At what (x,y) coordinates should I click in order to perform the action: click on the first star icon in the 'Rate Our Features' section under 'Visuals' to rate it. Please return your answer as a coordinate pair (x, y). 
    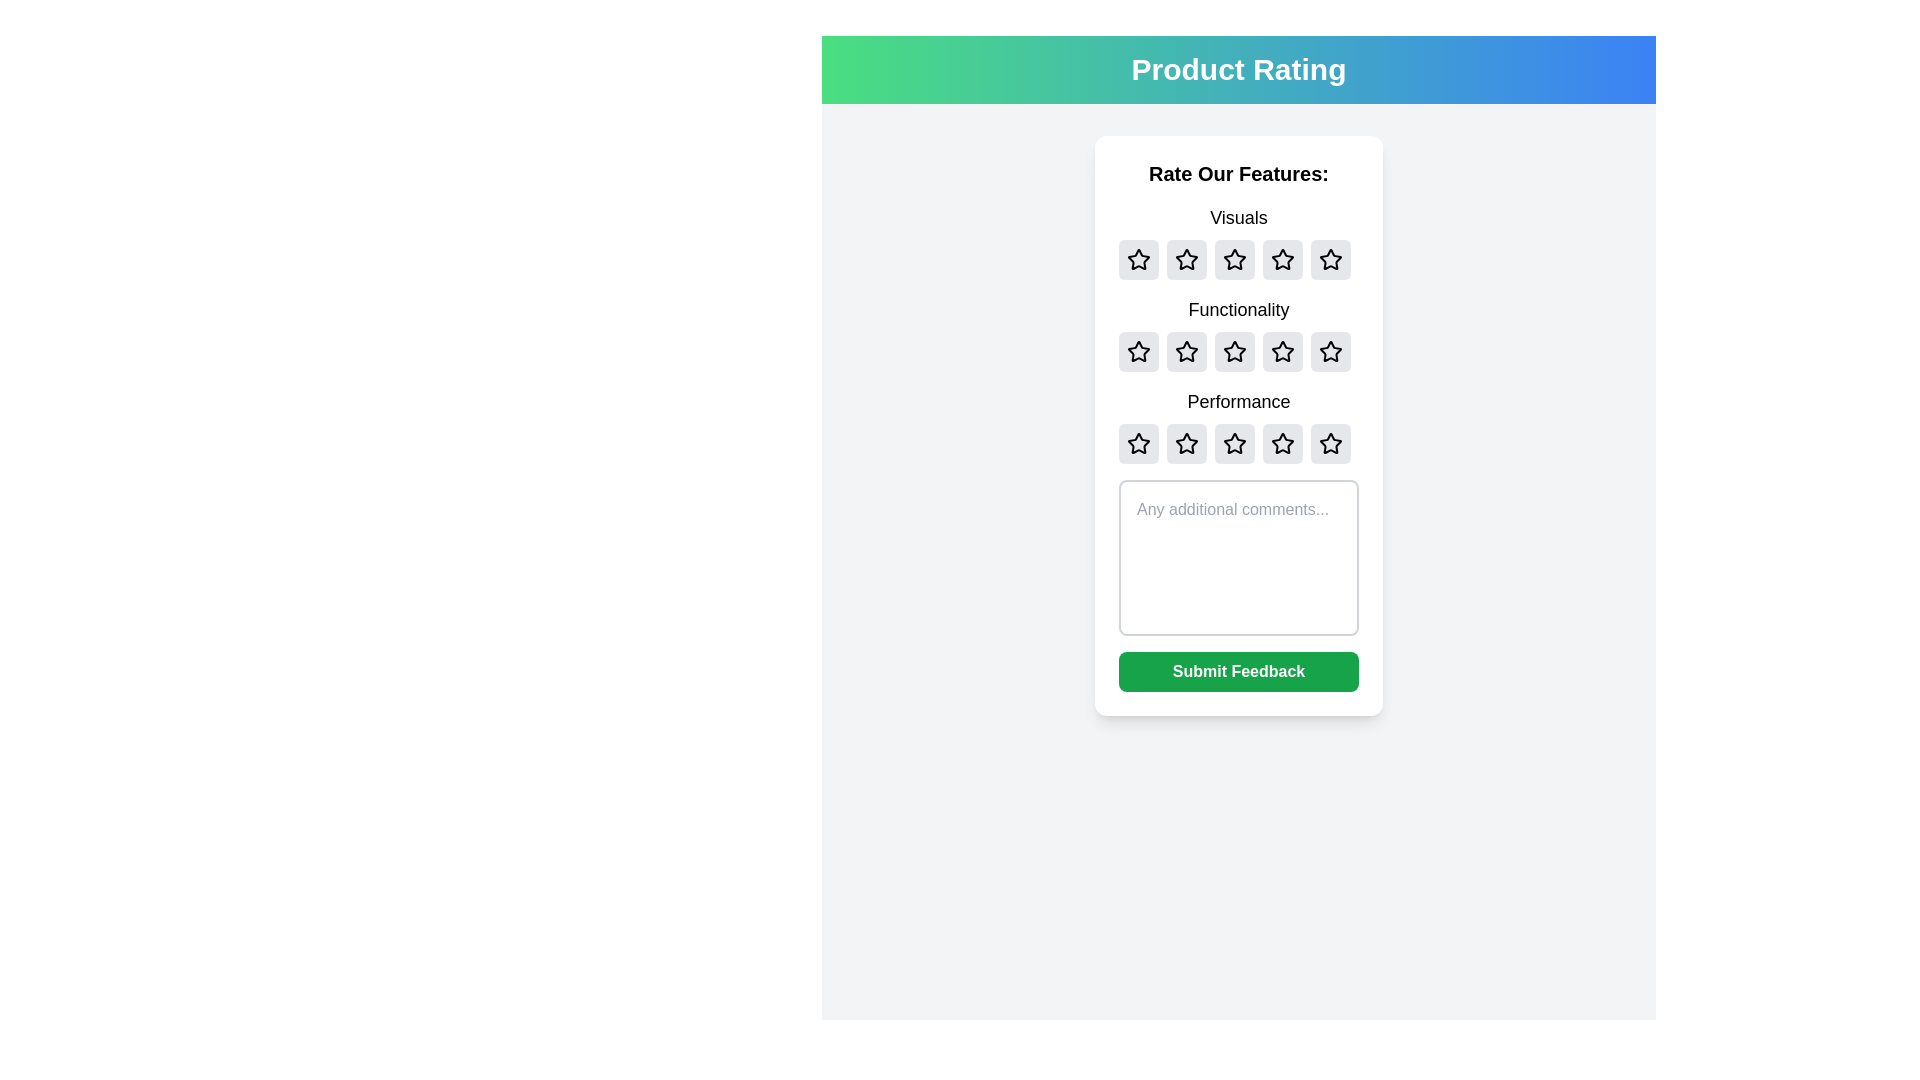
    Looking at the image, I should click on (1138, 258).